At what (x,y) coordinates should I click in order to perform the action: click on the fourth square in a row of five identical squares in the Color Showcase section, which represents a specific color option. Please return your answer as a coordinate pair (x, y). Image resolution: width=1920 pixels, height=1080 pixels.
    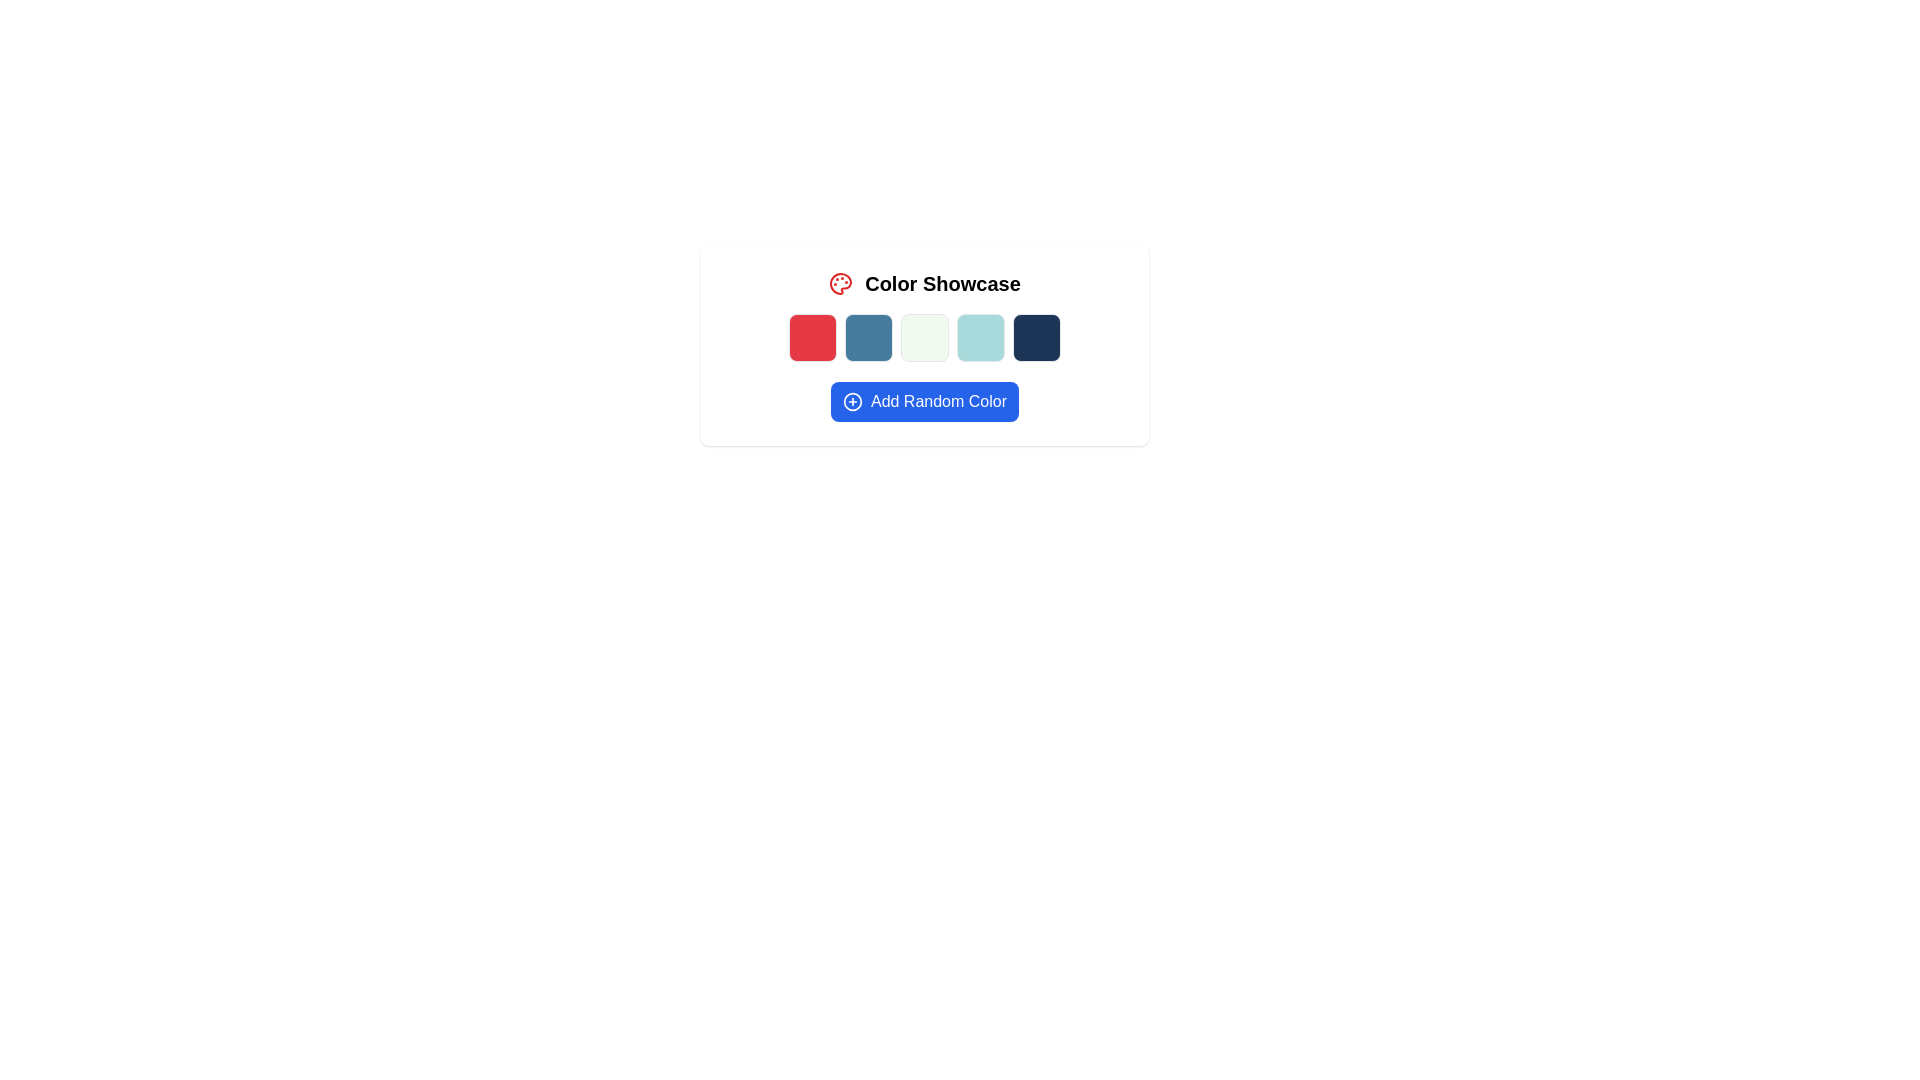
    Looking at the image, I should click on (980, 337).